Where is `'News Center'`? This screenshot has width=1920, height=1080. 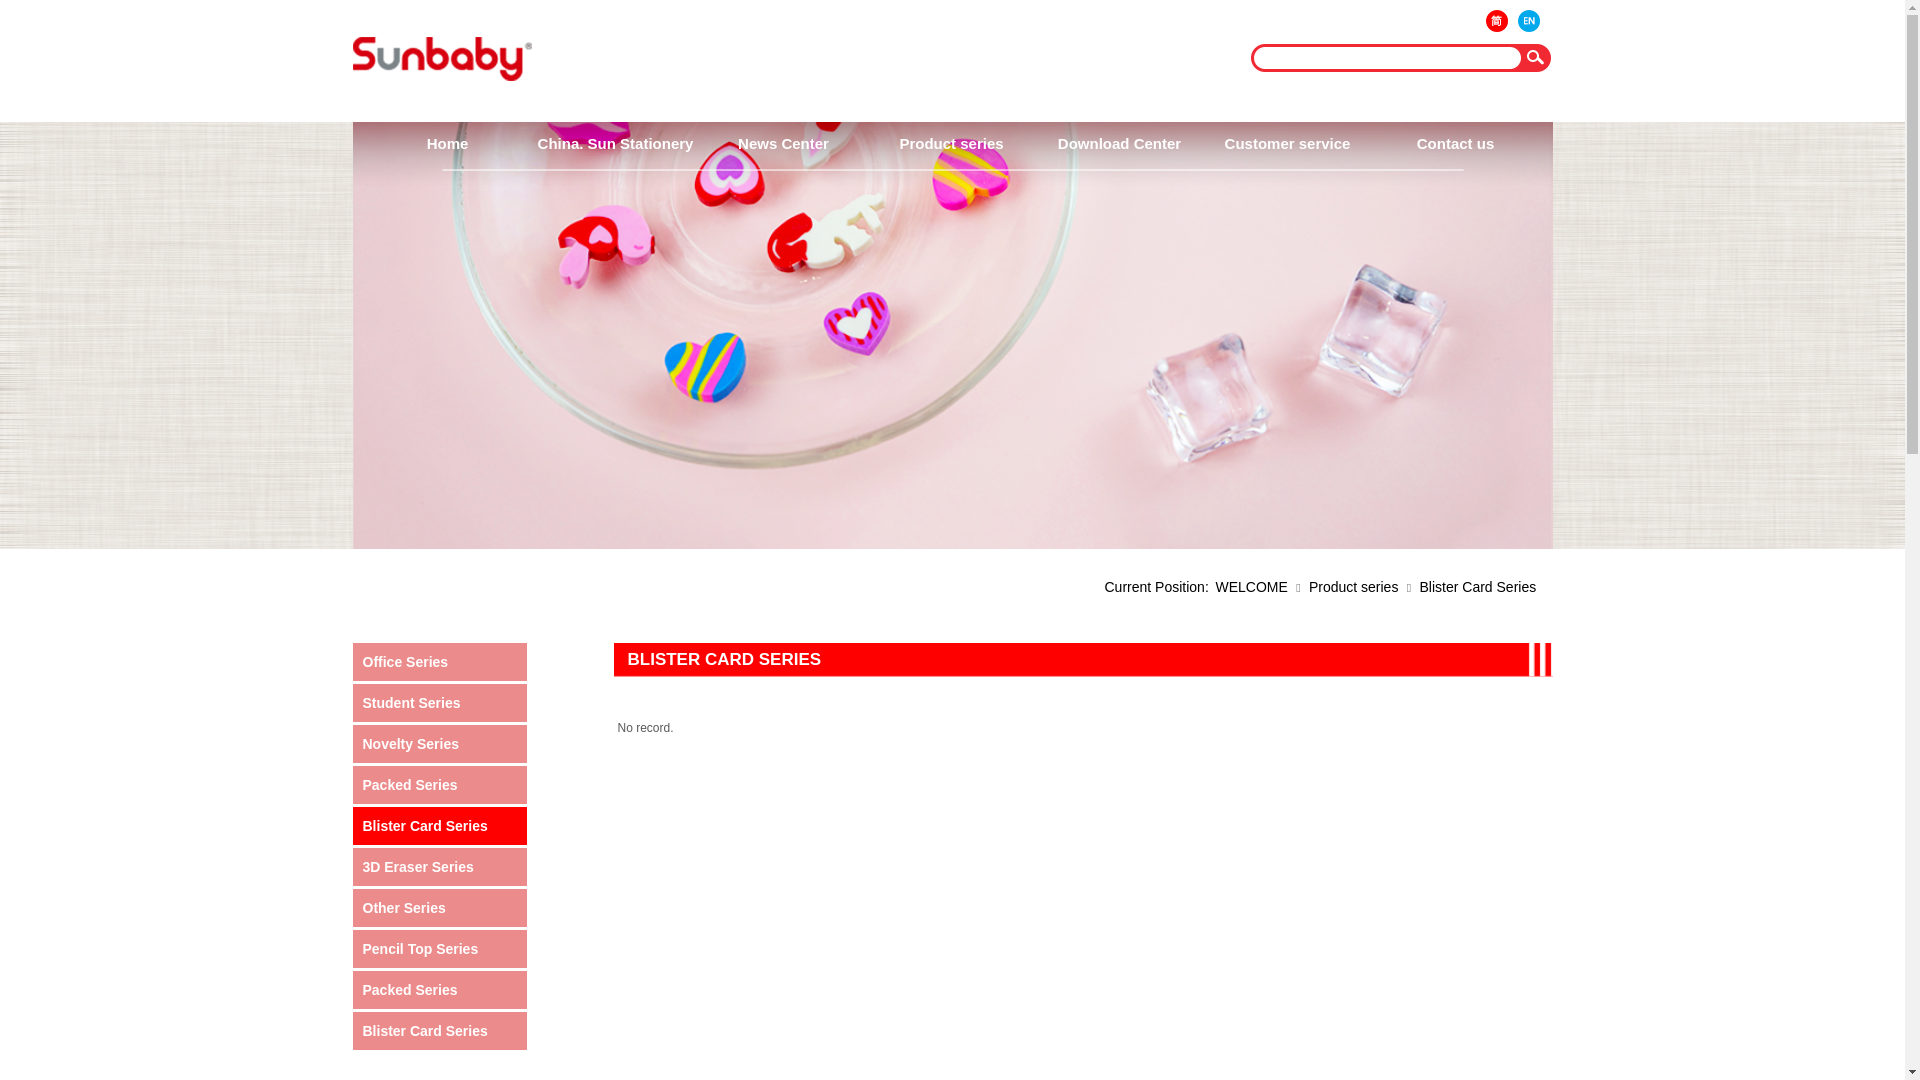 'News Center' is located at coordinates (781, 142).